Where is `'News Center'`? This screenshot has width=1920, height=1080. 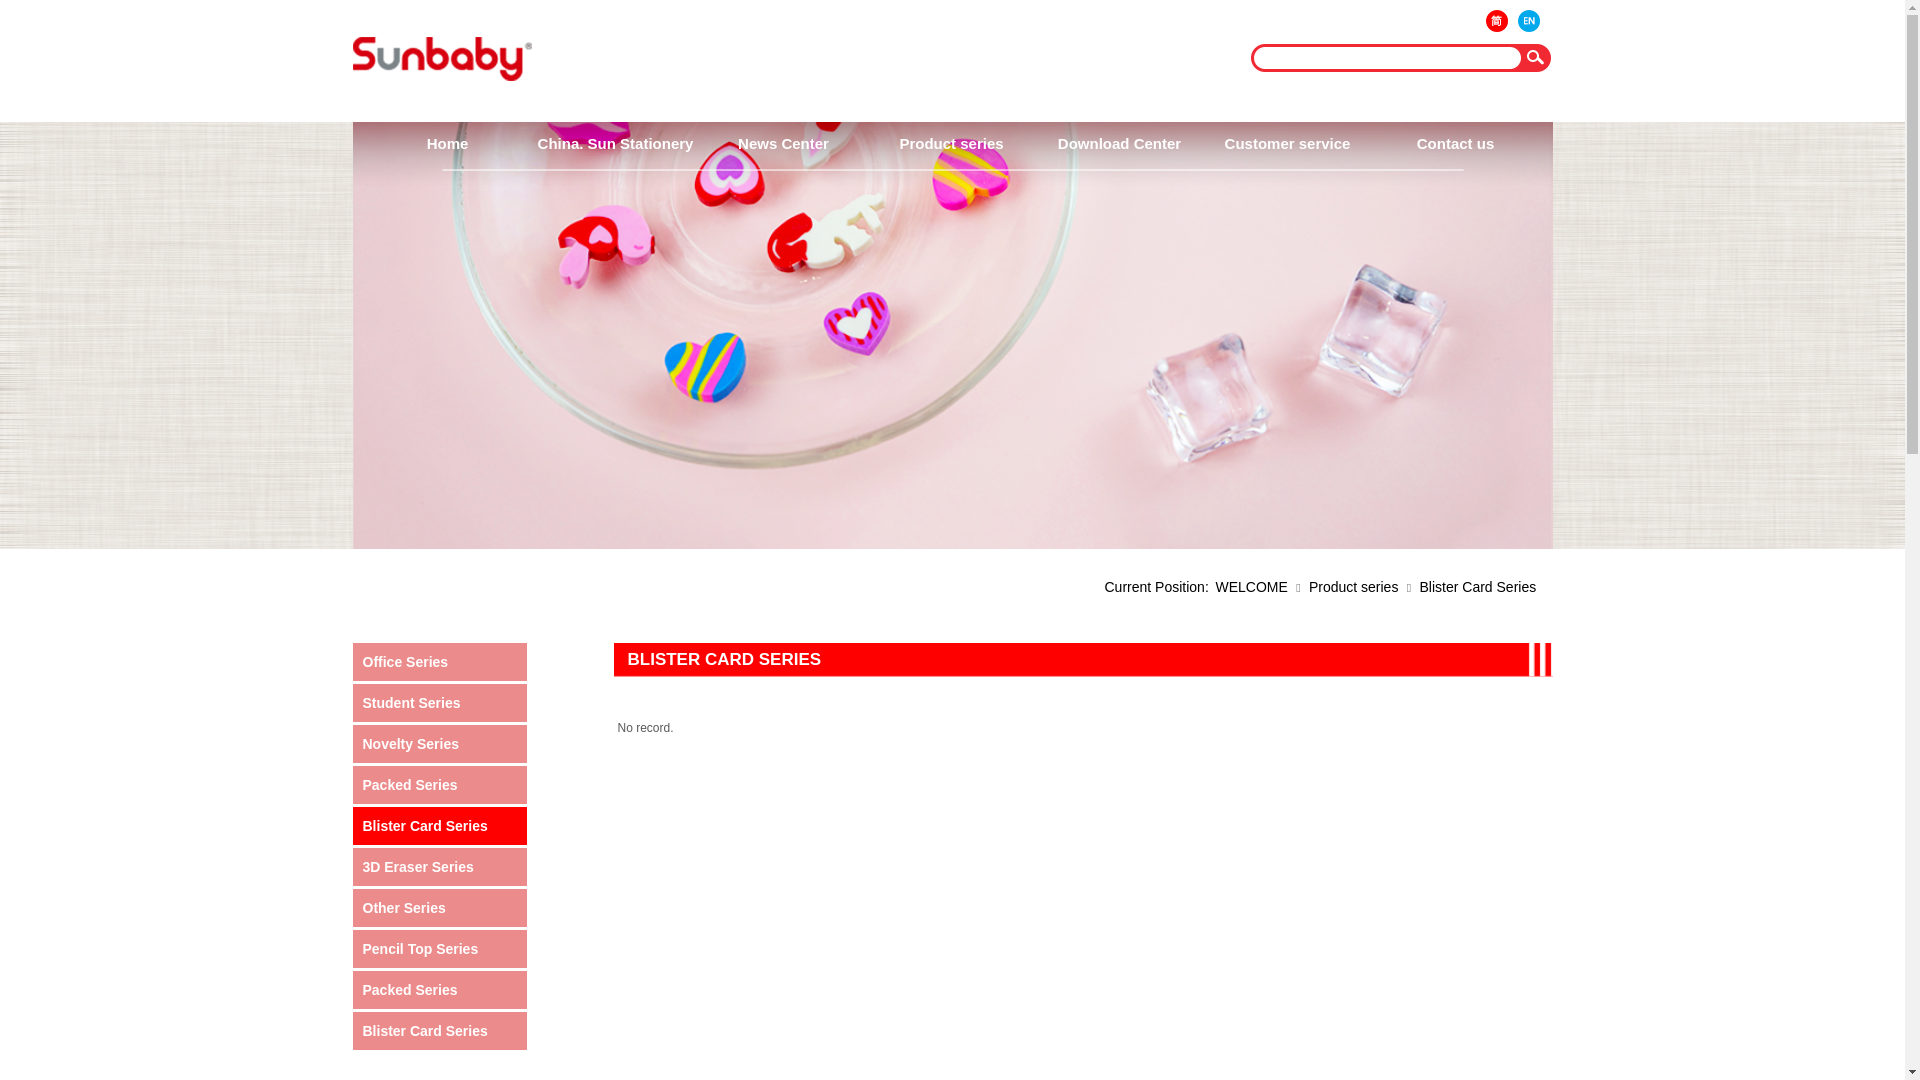 'News Center' is located at coordinates (781, 142).